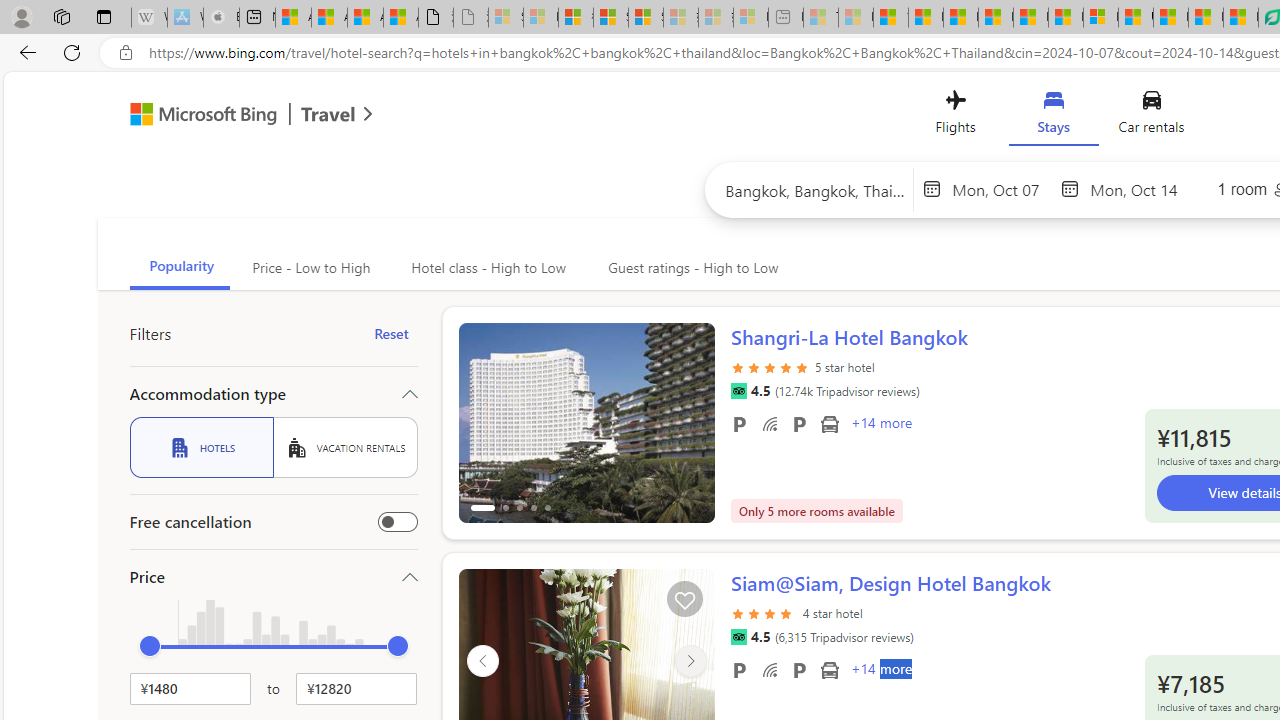  I want to click on 'Marine life - MSN - Sleeping', so click(855, 17).